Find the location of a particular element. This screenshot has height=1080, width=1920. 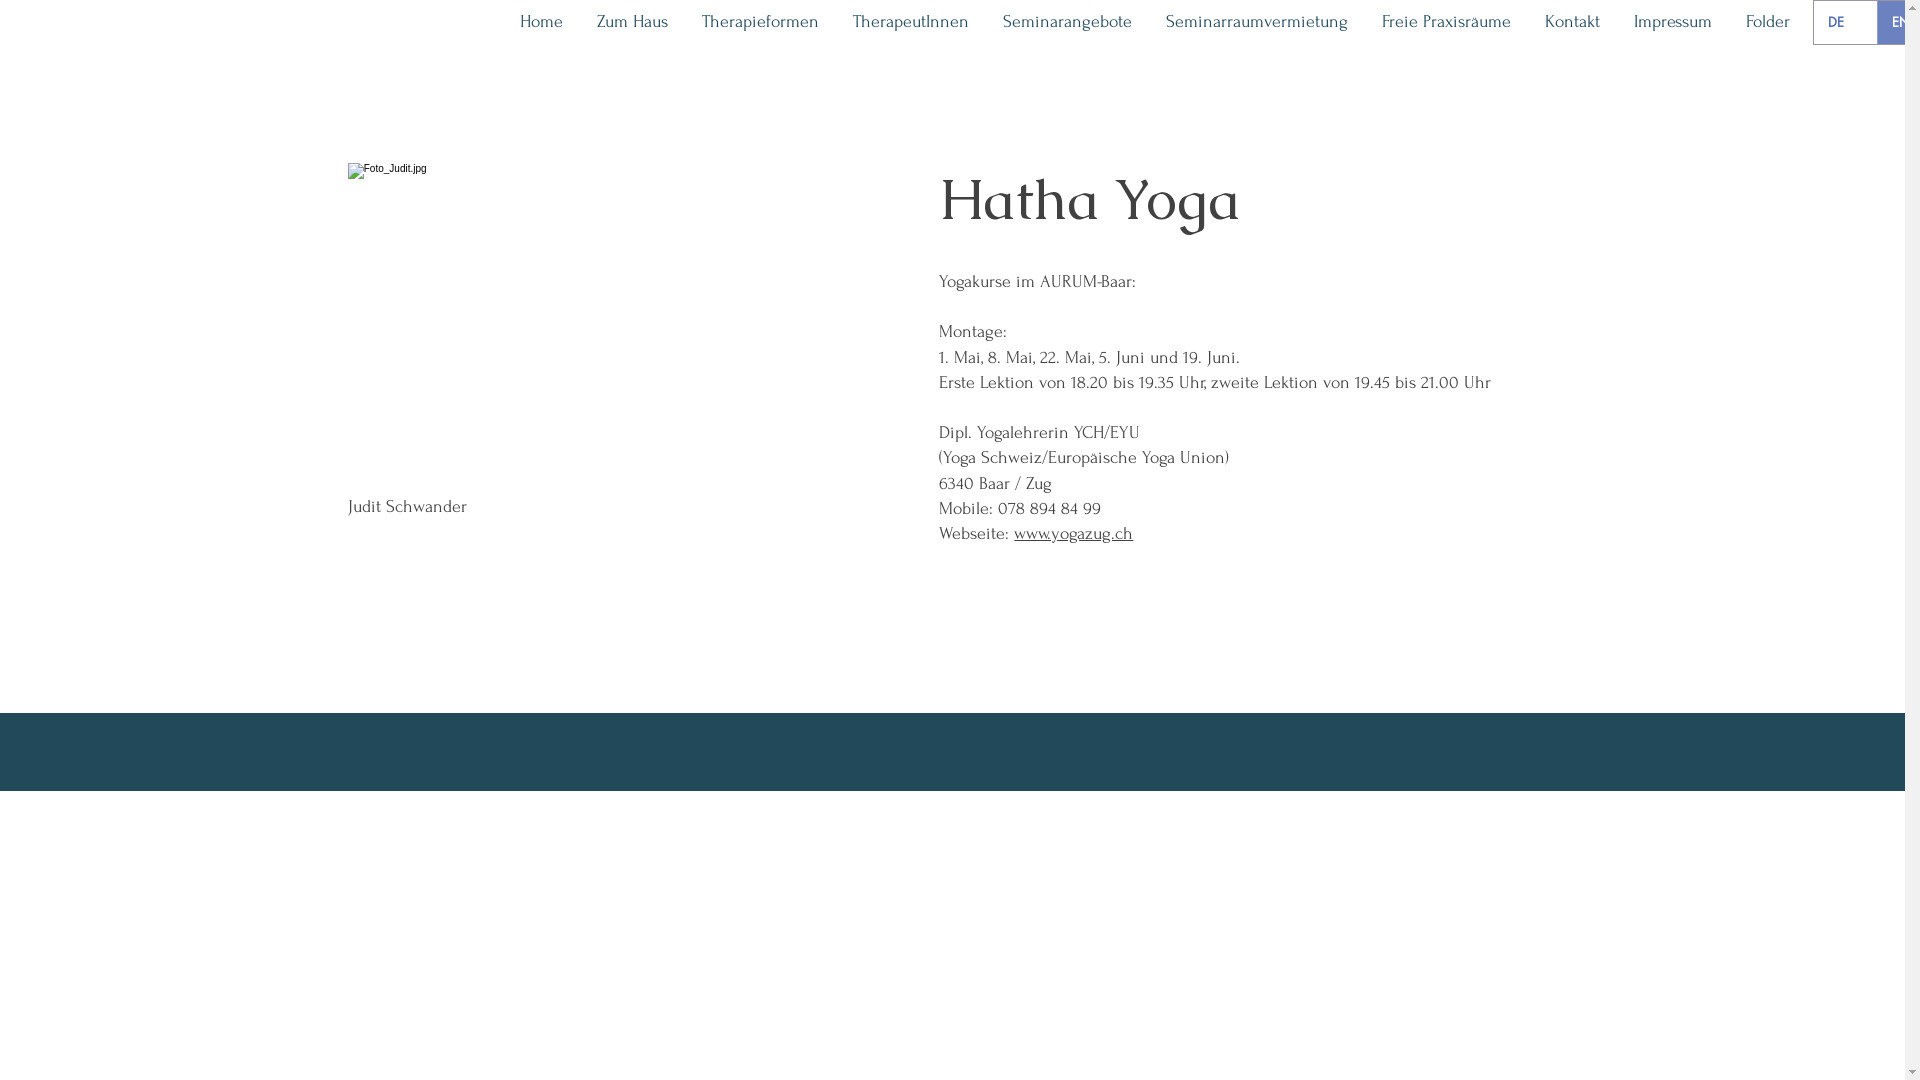

'TherapeutInnen' is located at coordinates (910, 22).